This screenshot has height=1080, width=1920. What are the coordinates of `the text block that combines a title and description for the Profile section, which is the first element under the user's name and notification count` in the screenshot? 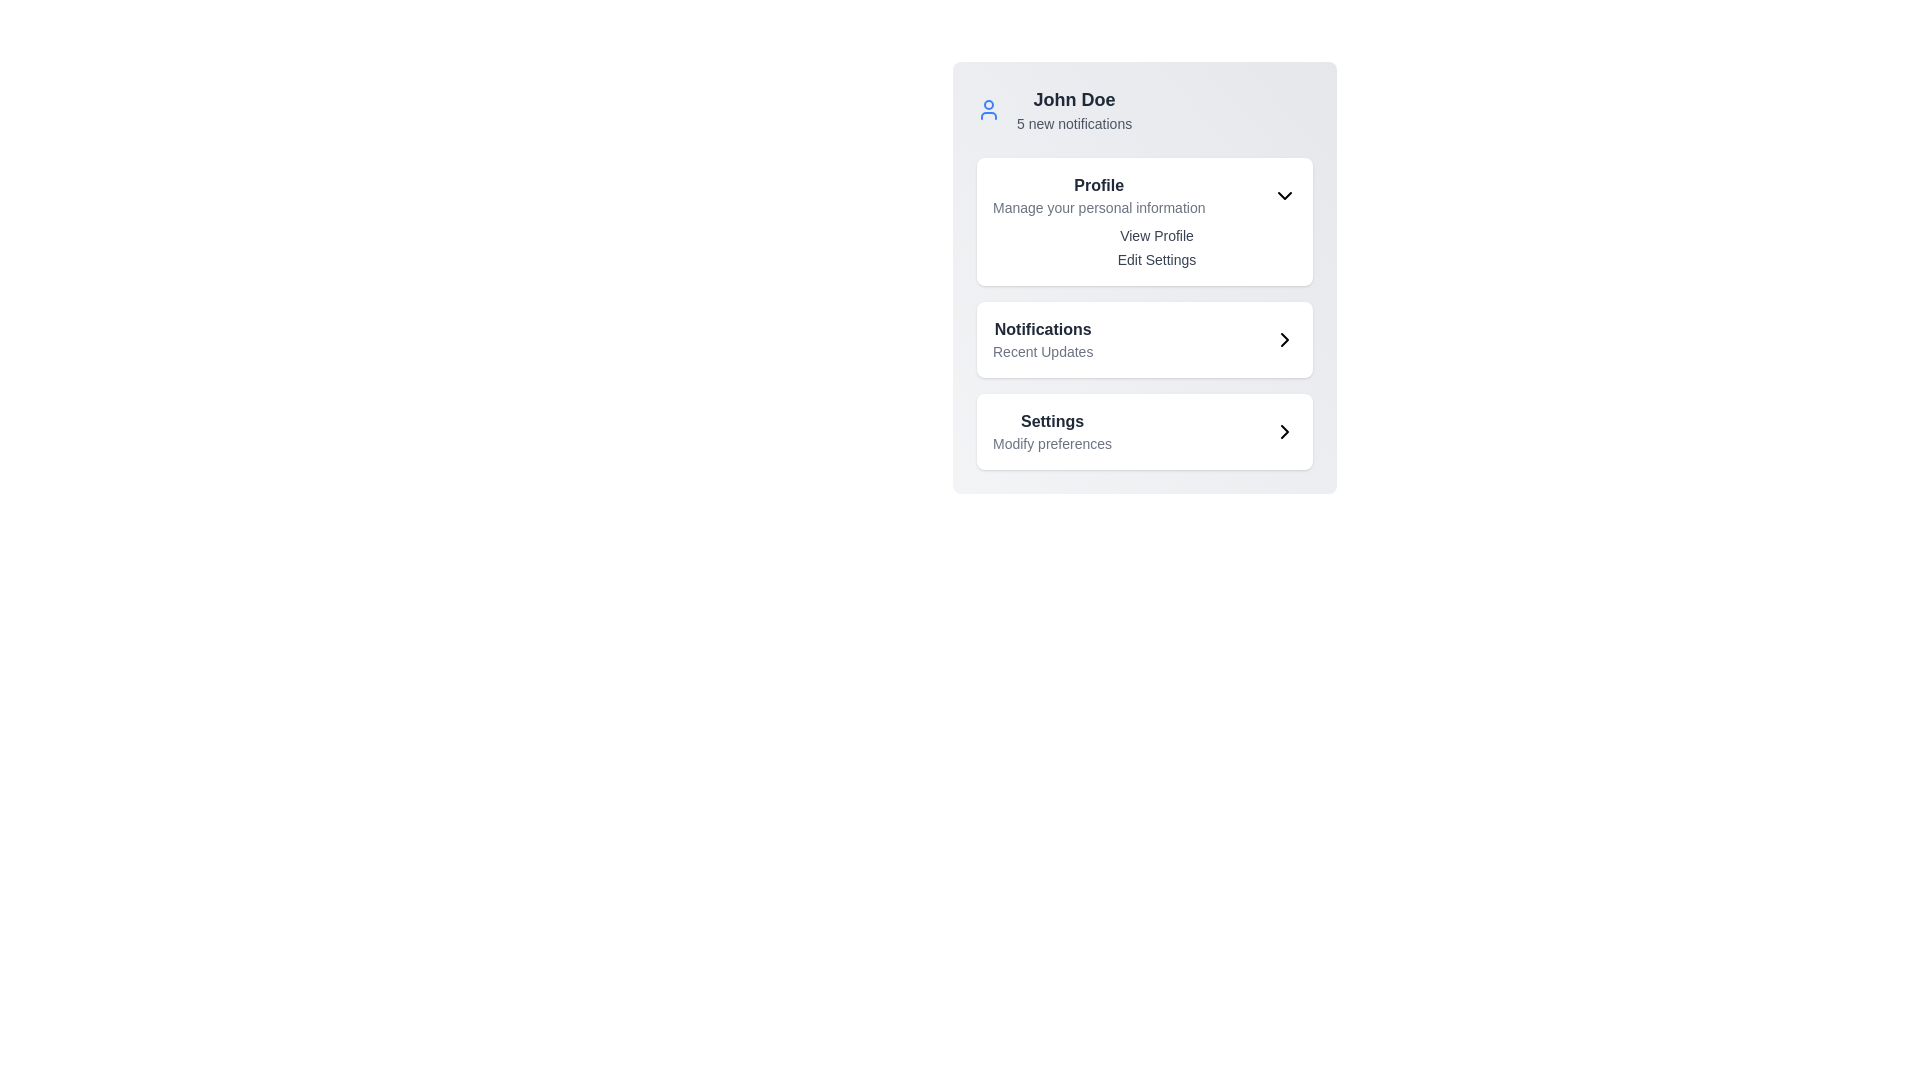 It's located at (1098, 196).